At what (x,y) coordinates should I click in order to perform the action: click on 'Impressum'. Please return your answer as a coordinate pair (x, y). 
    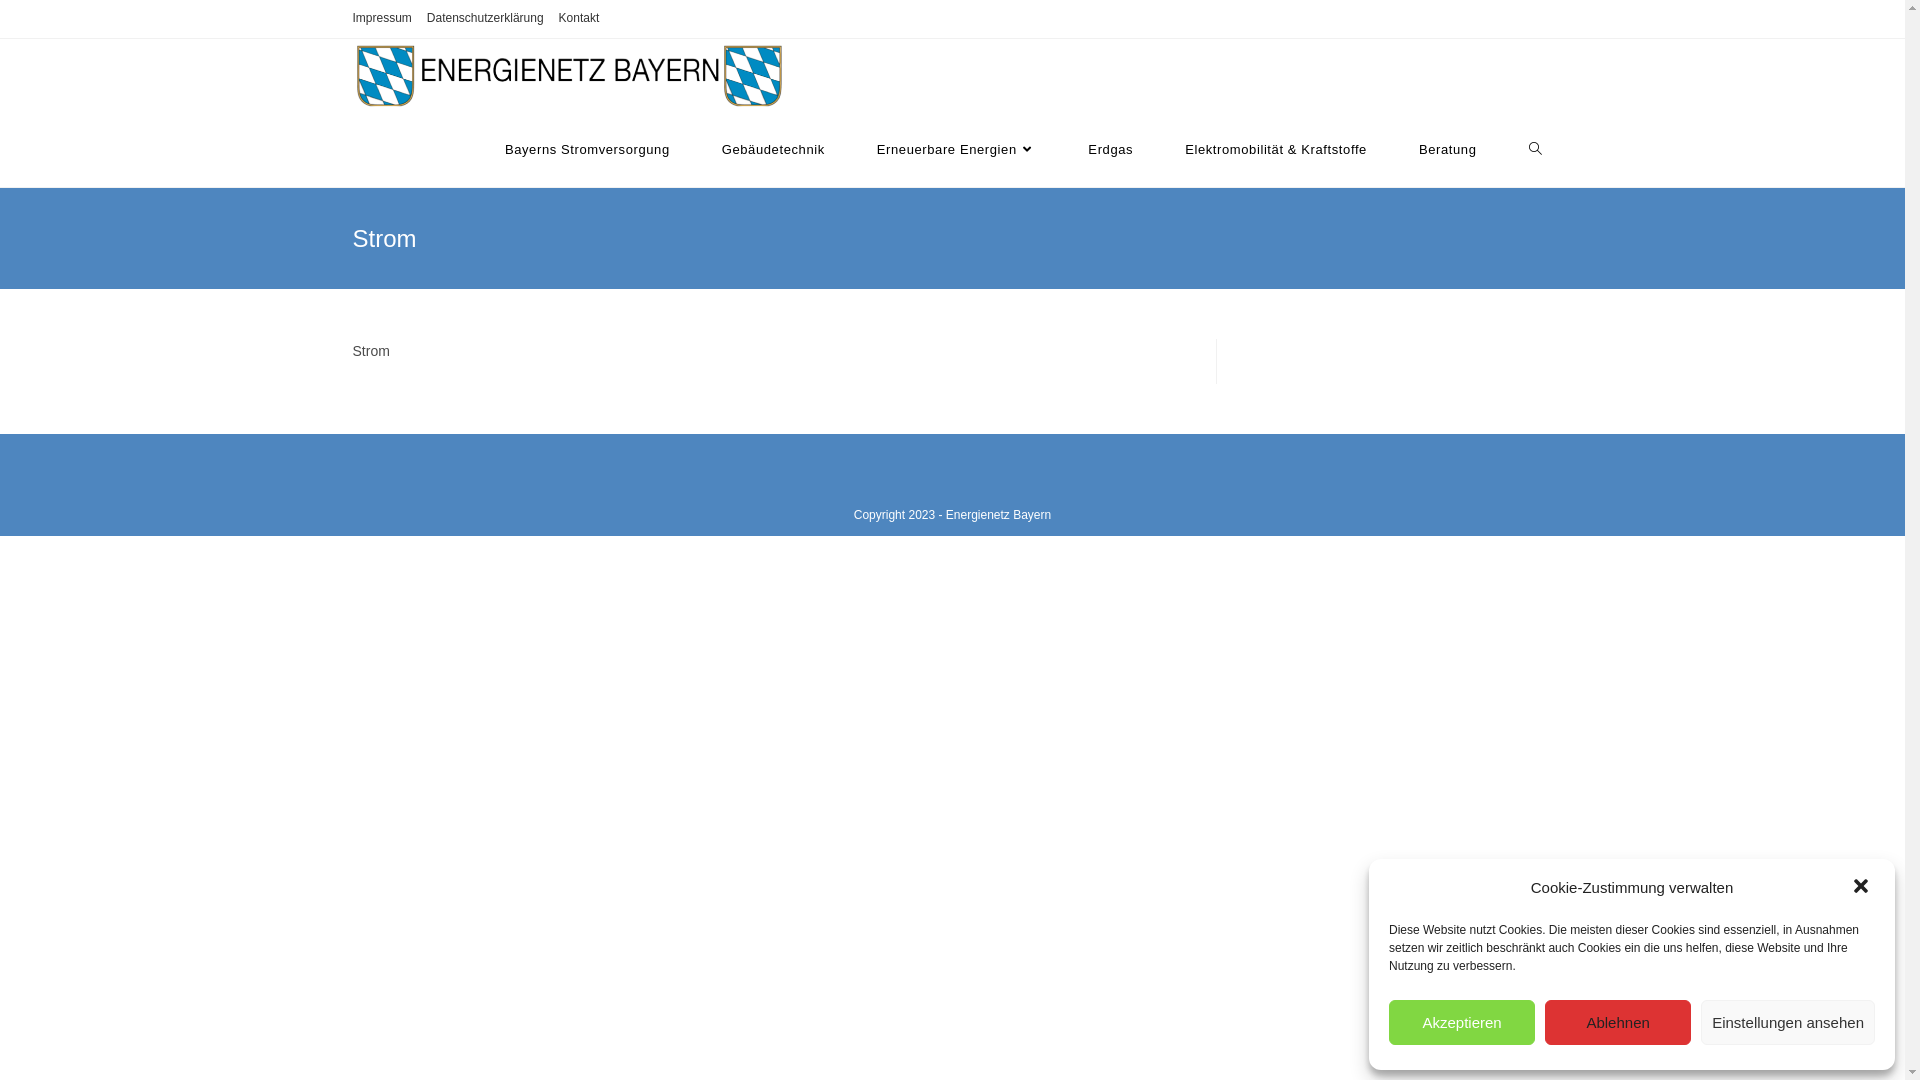
    Looking at the image, I should click on (381, 19).